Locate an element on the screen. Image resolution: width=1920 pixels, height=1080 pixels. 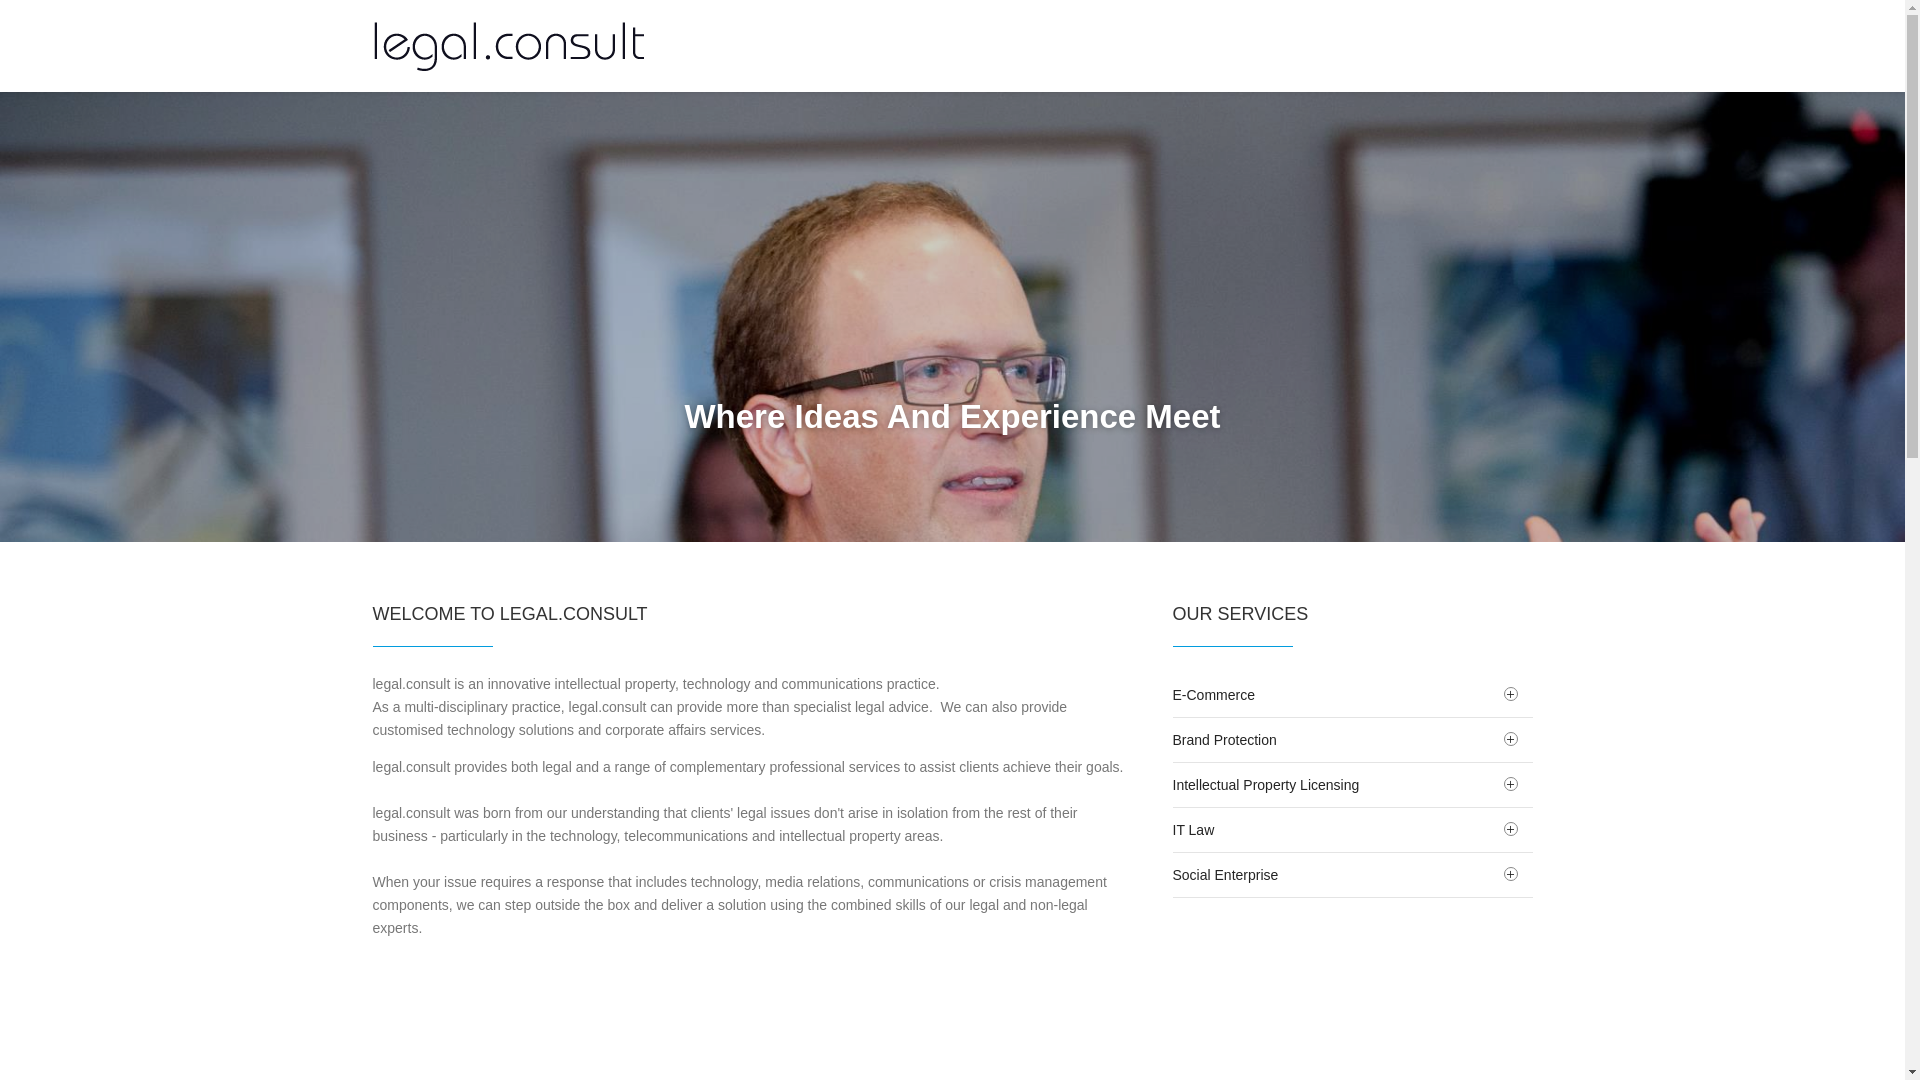
'IT Law' is located at coordinates (1352, 829).